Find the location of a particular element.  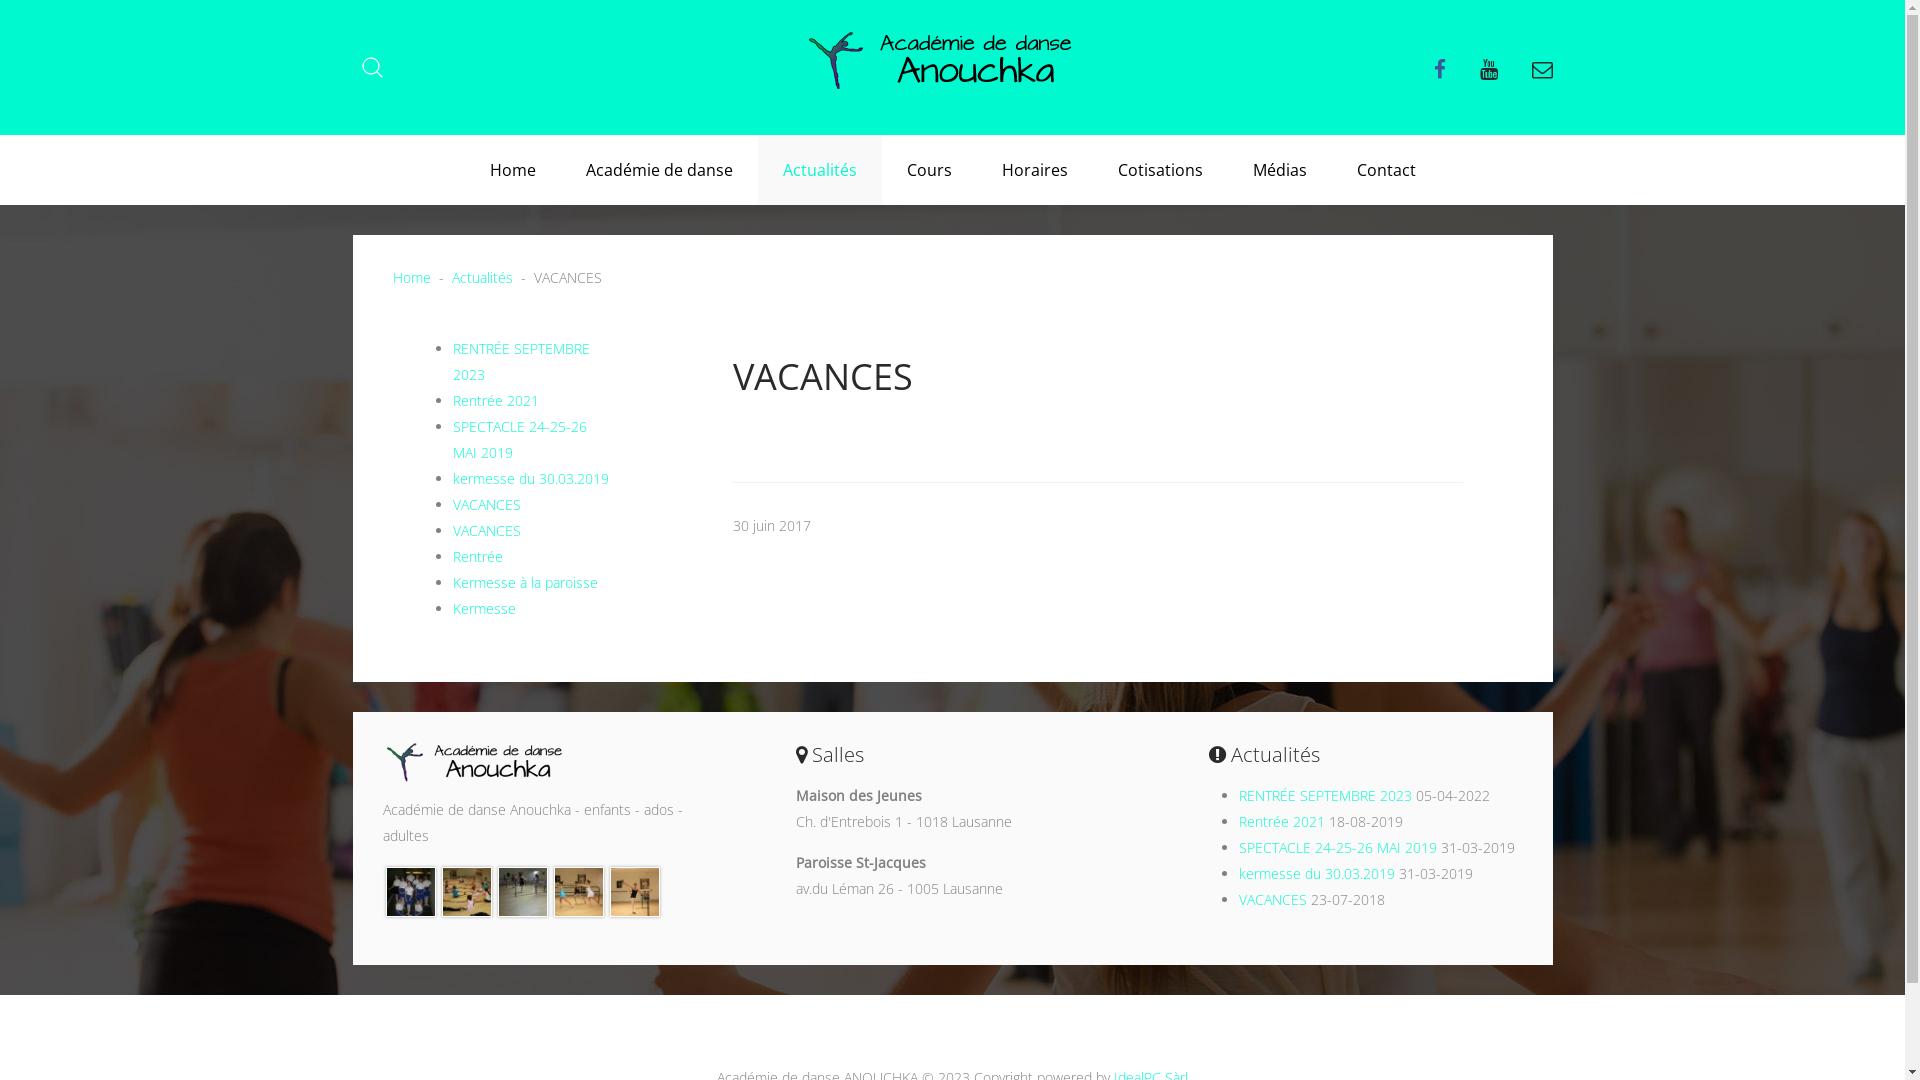

'img_7431' is located at coordinates (633, 889).